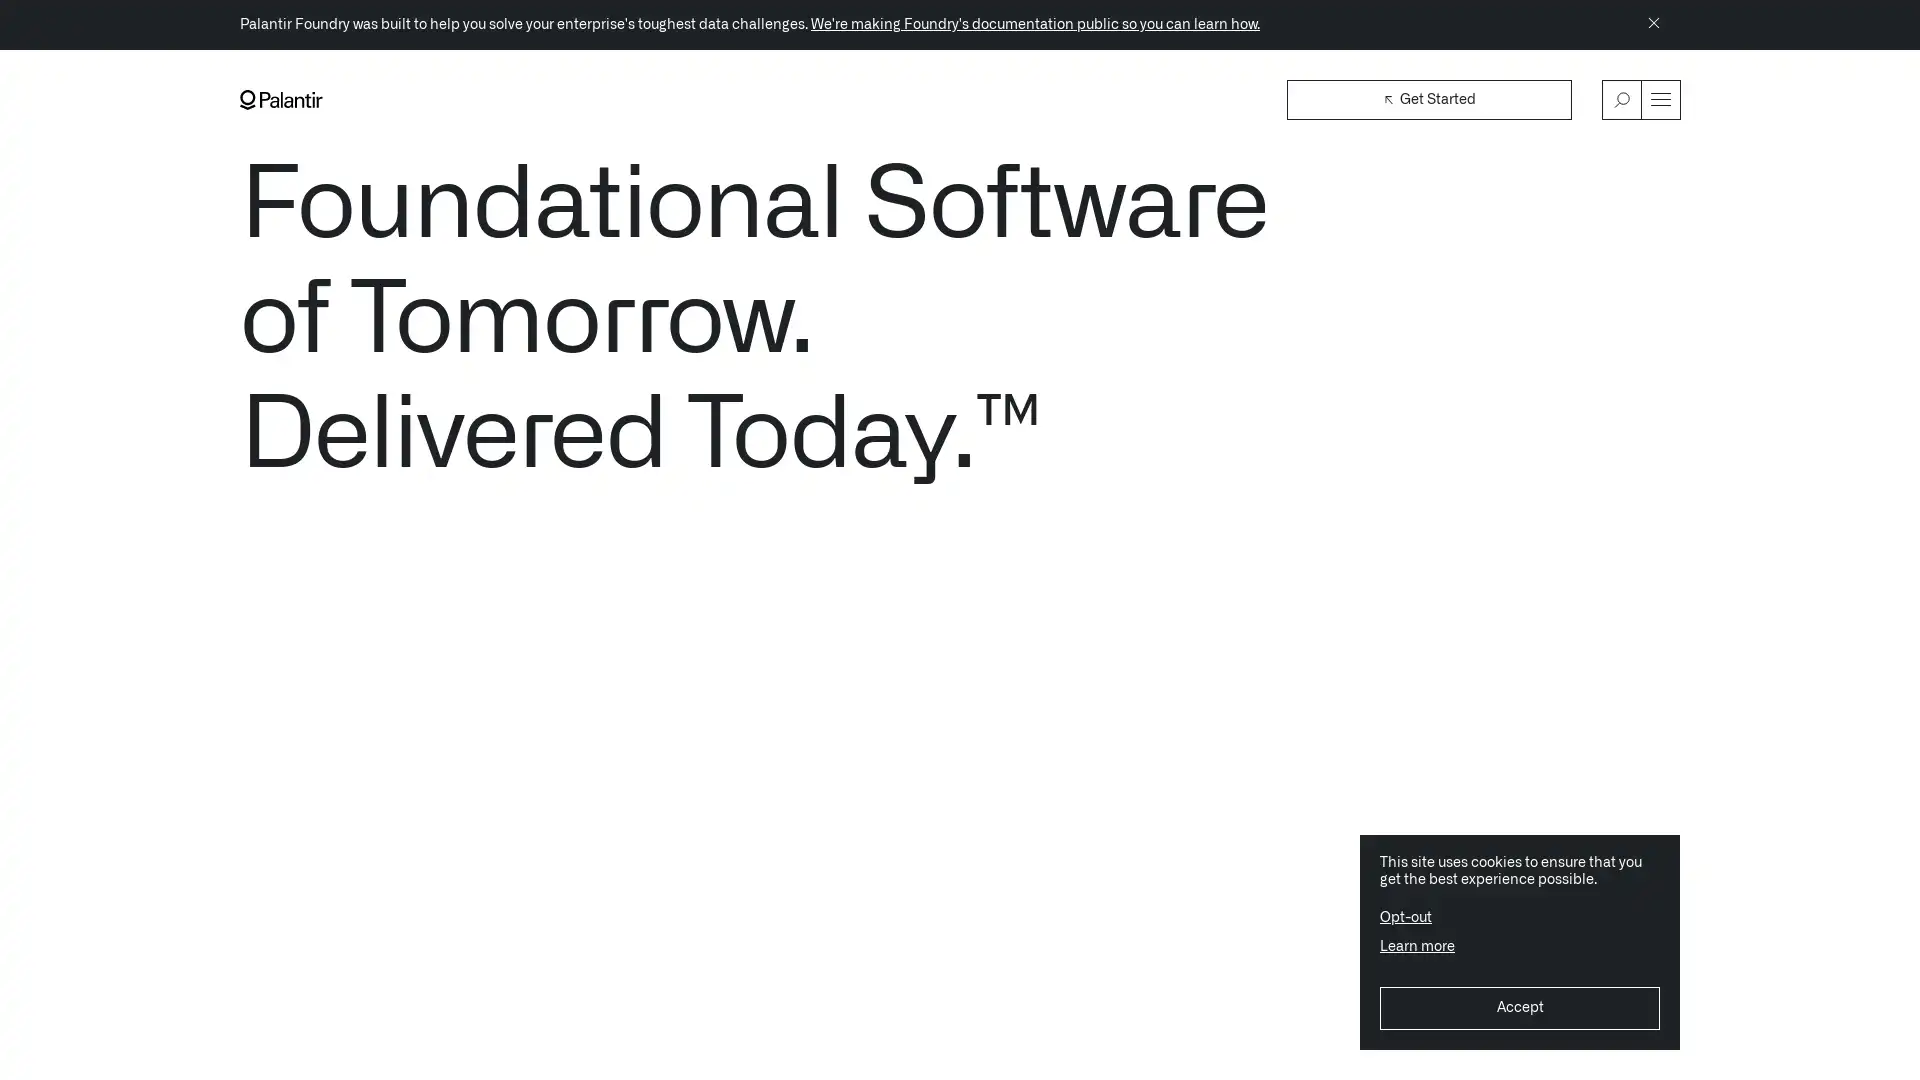 Image resolution: width=1920 pixels, height=1080 pixels. What do you see at coordinates (1660, 99) in the screenshot?
I see `Show Navigation` at bounding box center [1660, 99].